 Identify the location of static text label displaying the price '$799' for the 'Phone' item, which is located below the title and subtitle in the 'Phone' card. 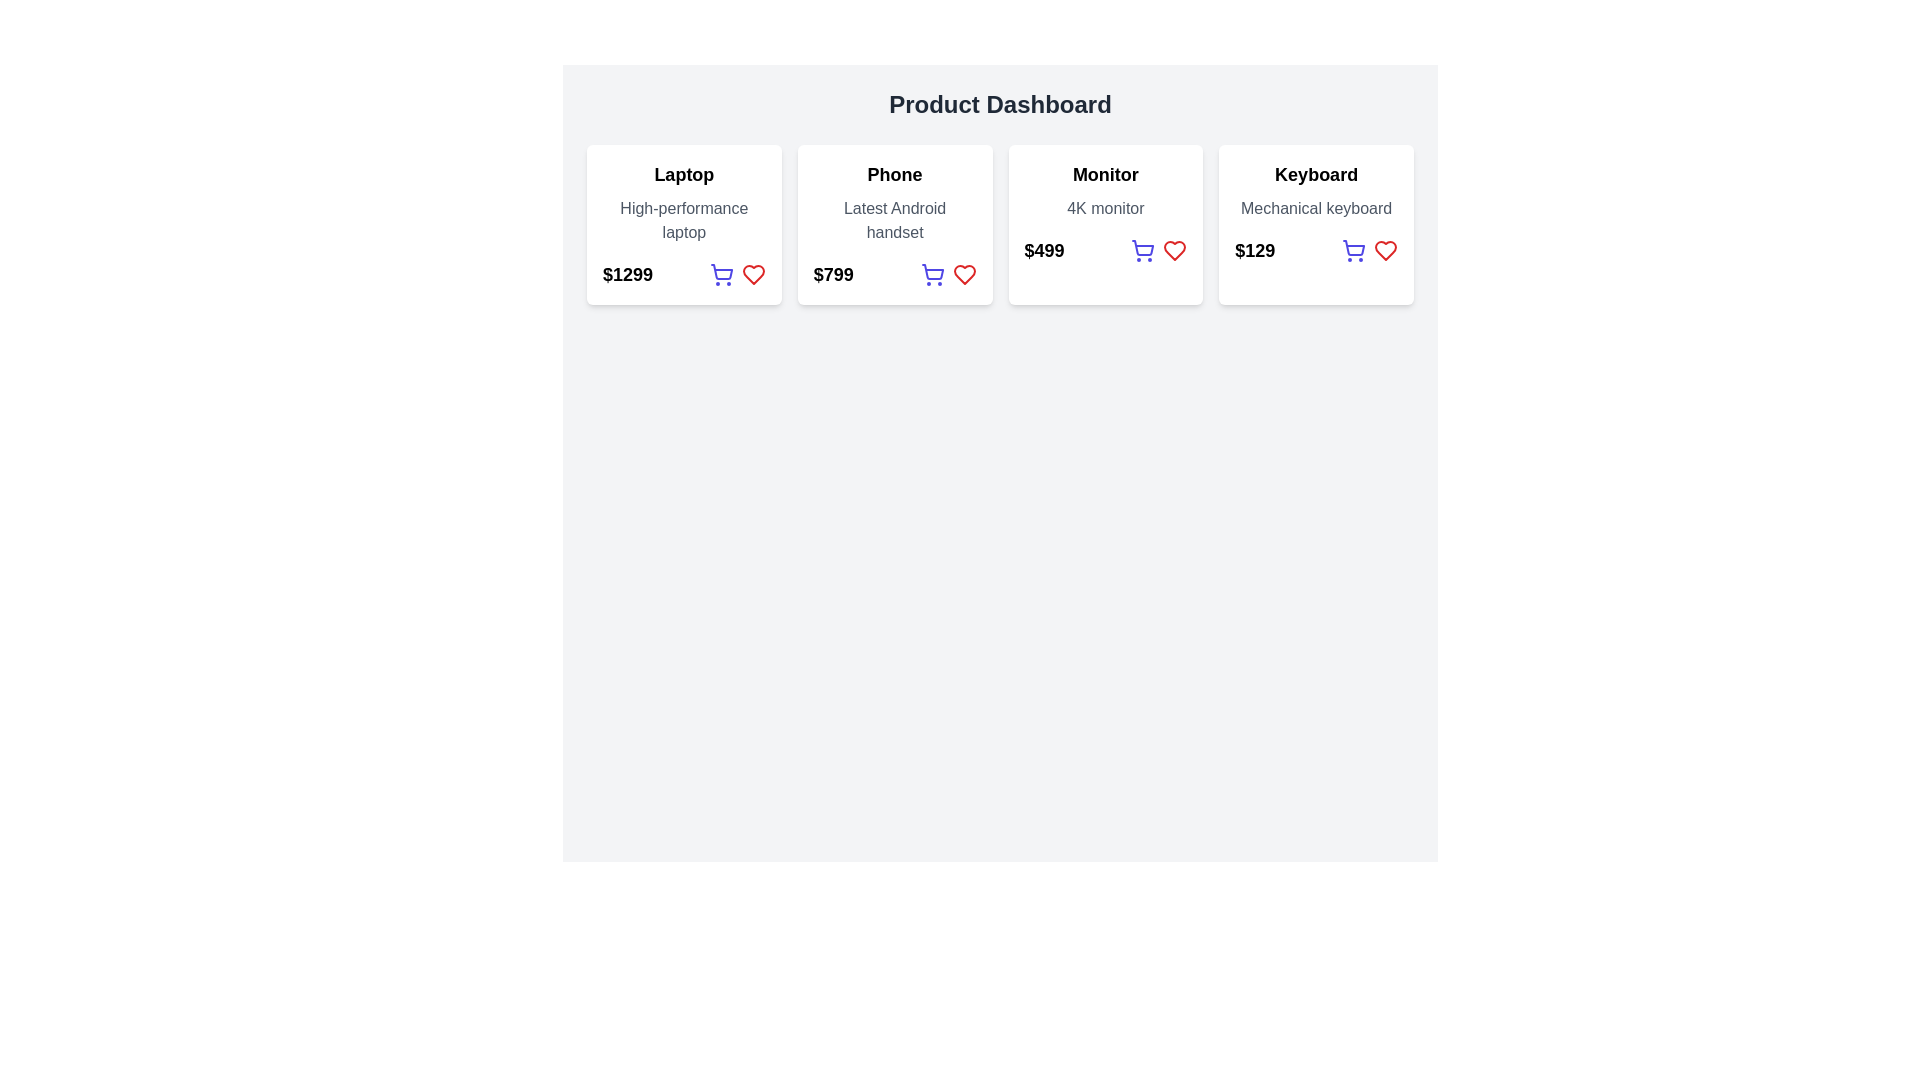
(833, 274).